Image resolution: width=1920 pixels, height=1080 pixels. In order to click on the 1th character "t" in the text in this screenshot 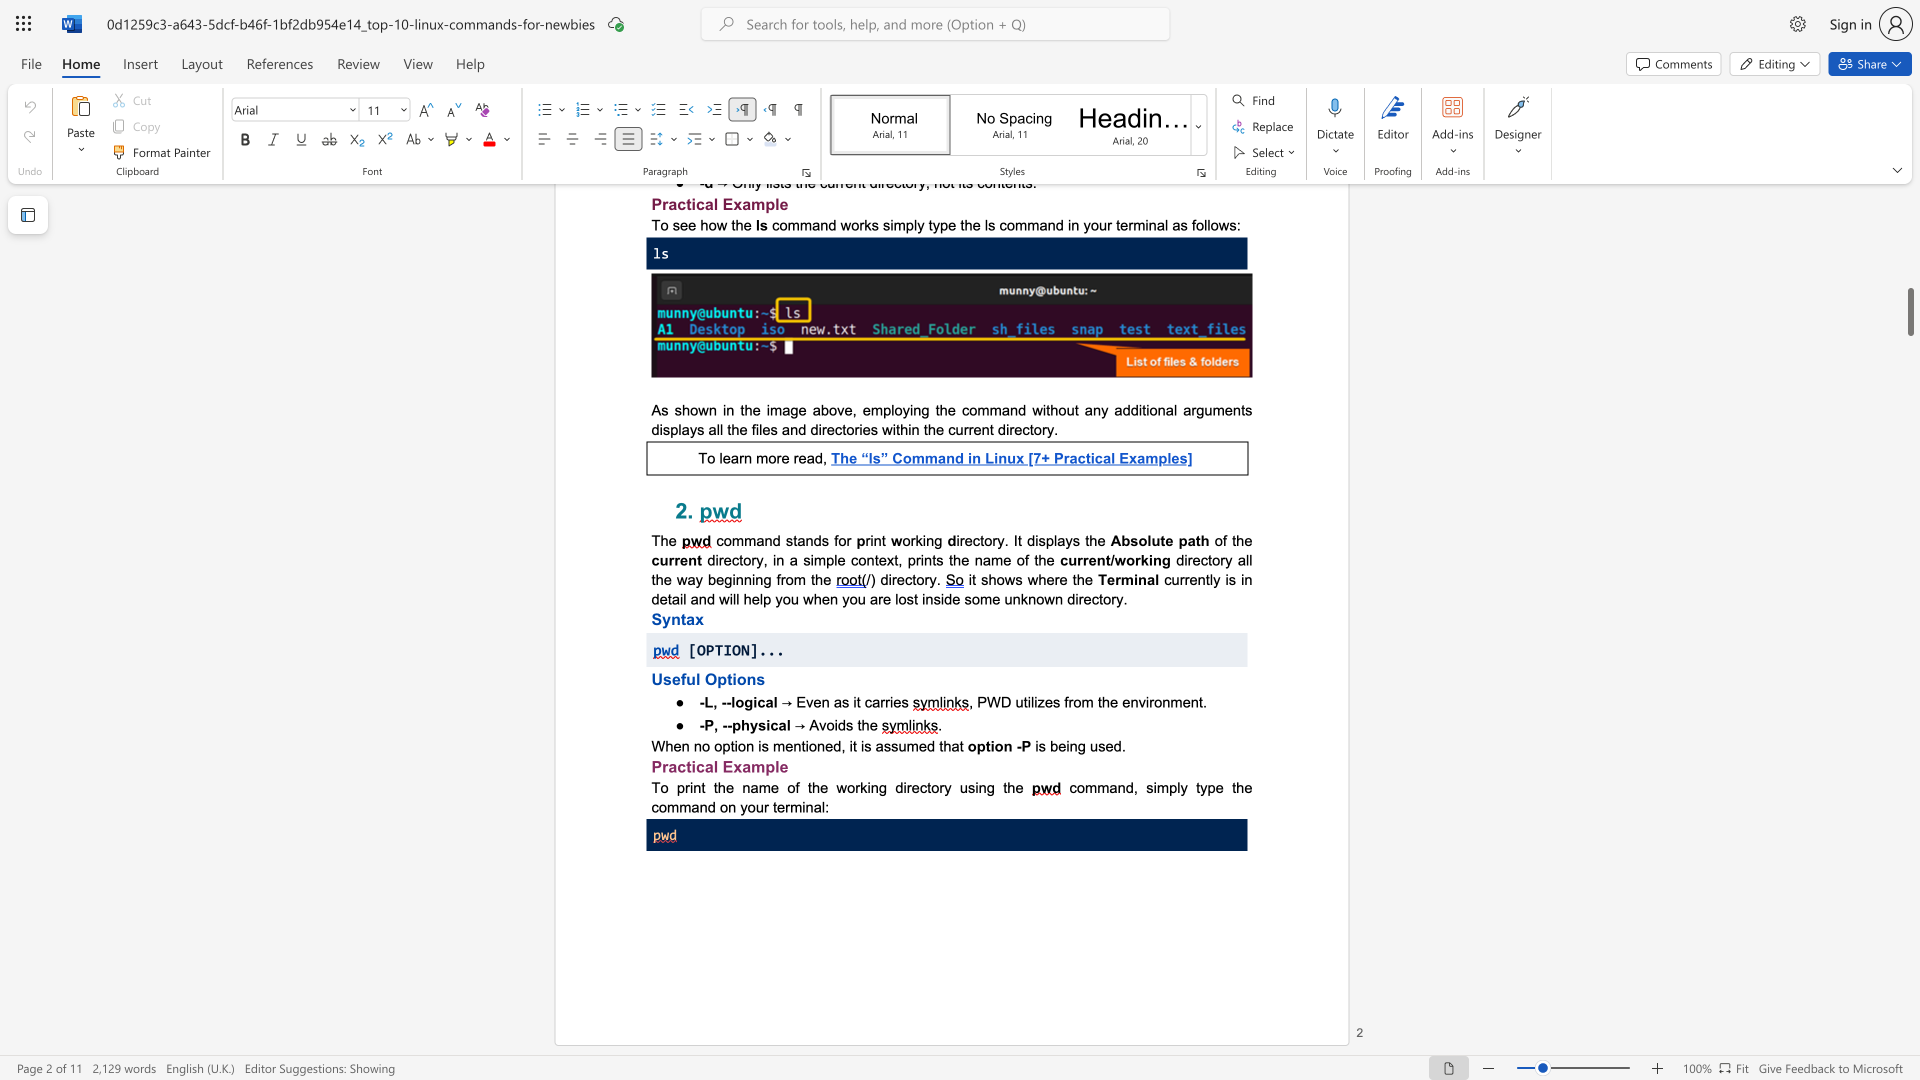, I will do `click(728, 678)`.